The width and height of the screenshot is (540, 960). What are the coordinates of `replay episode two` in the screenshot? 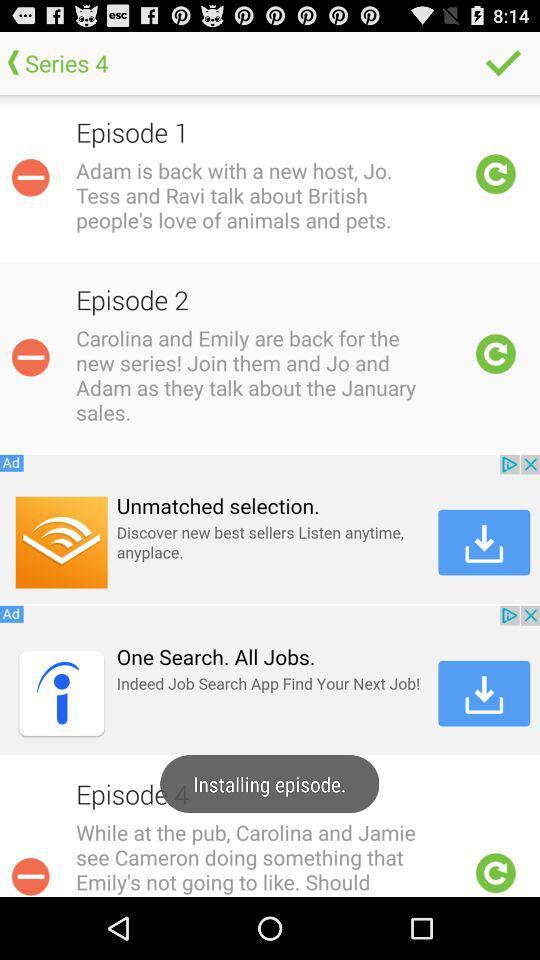 It's located at (495, 354).